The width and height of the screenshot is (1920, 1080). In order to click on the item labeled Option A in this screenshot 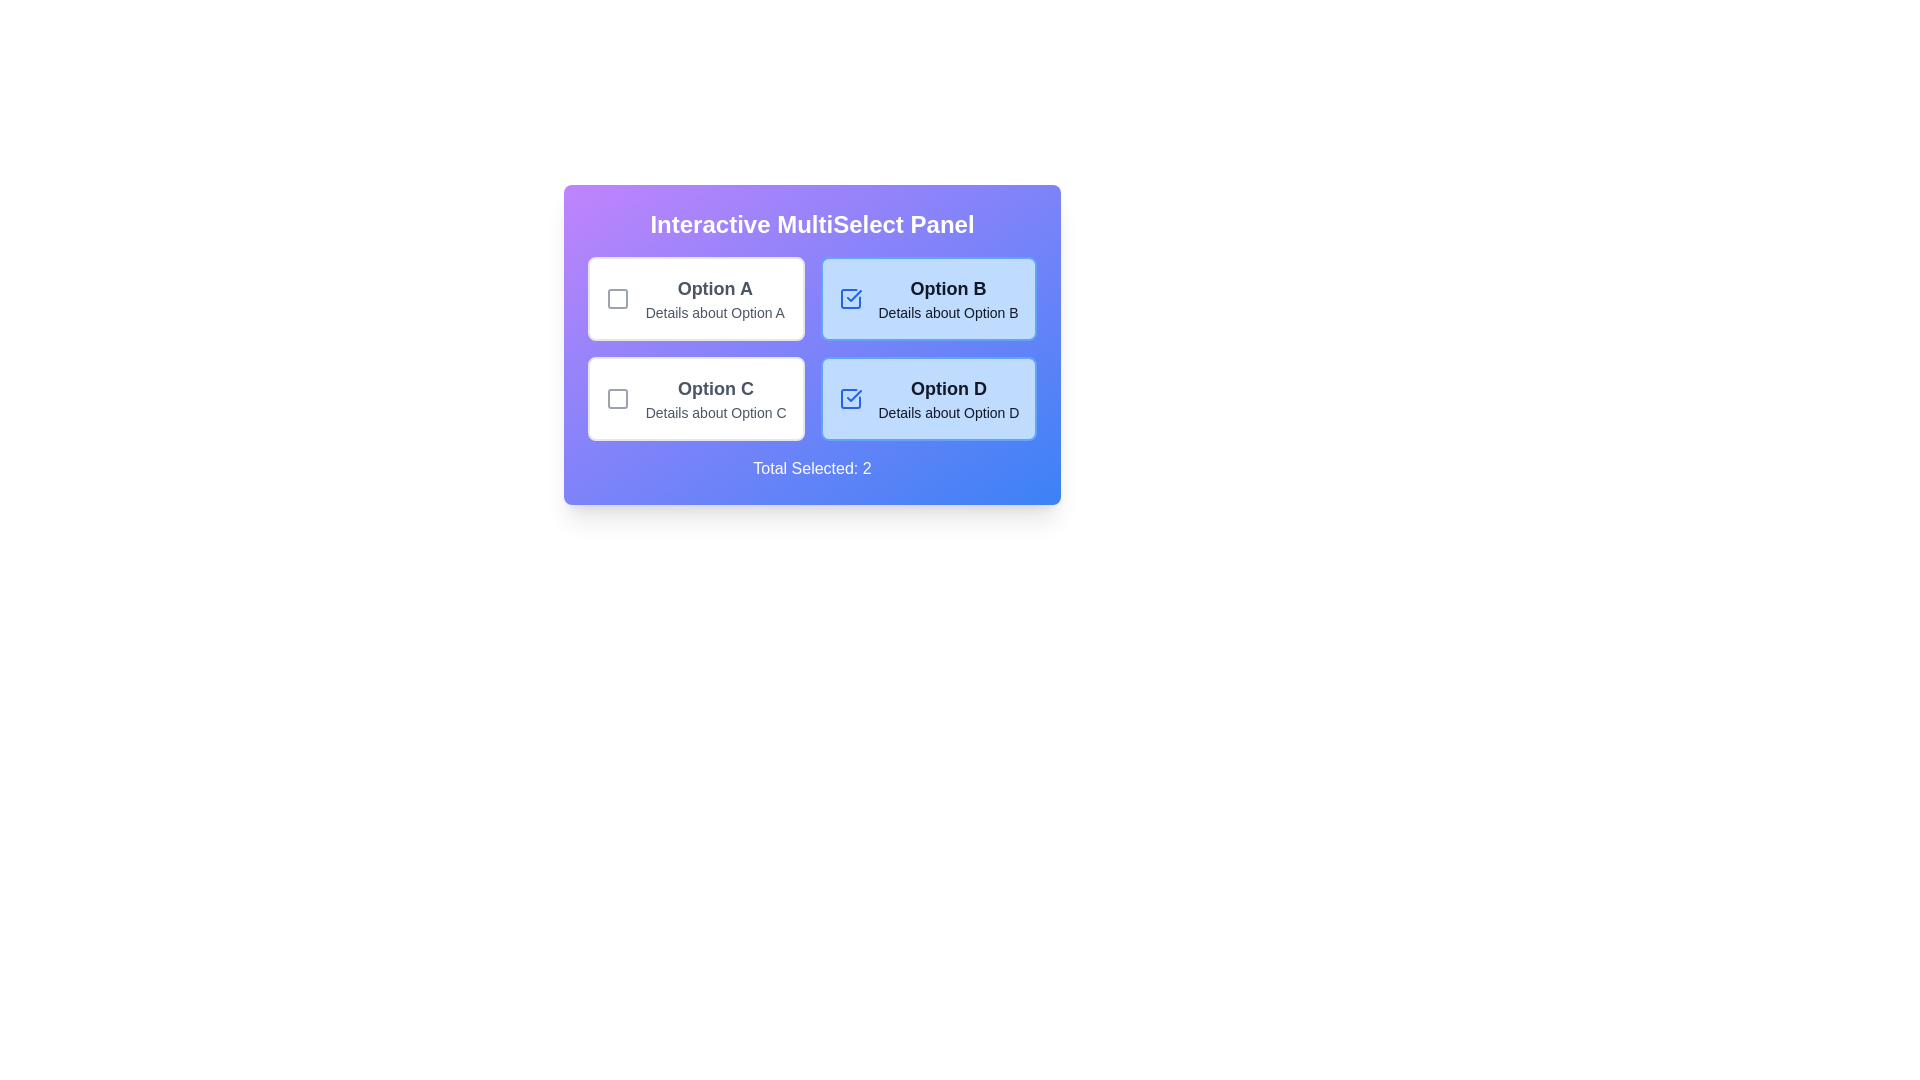, I will do `click(696, 299)`.